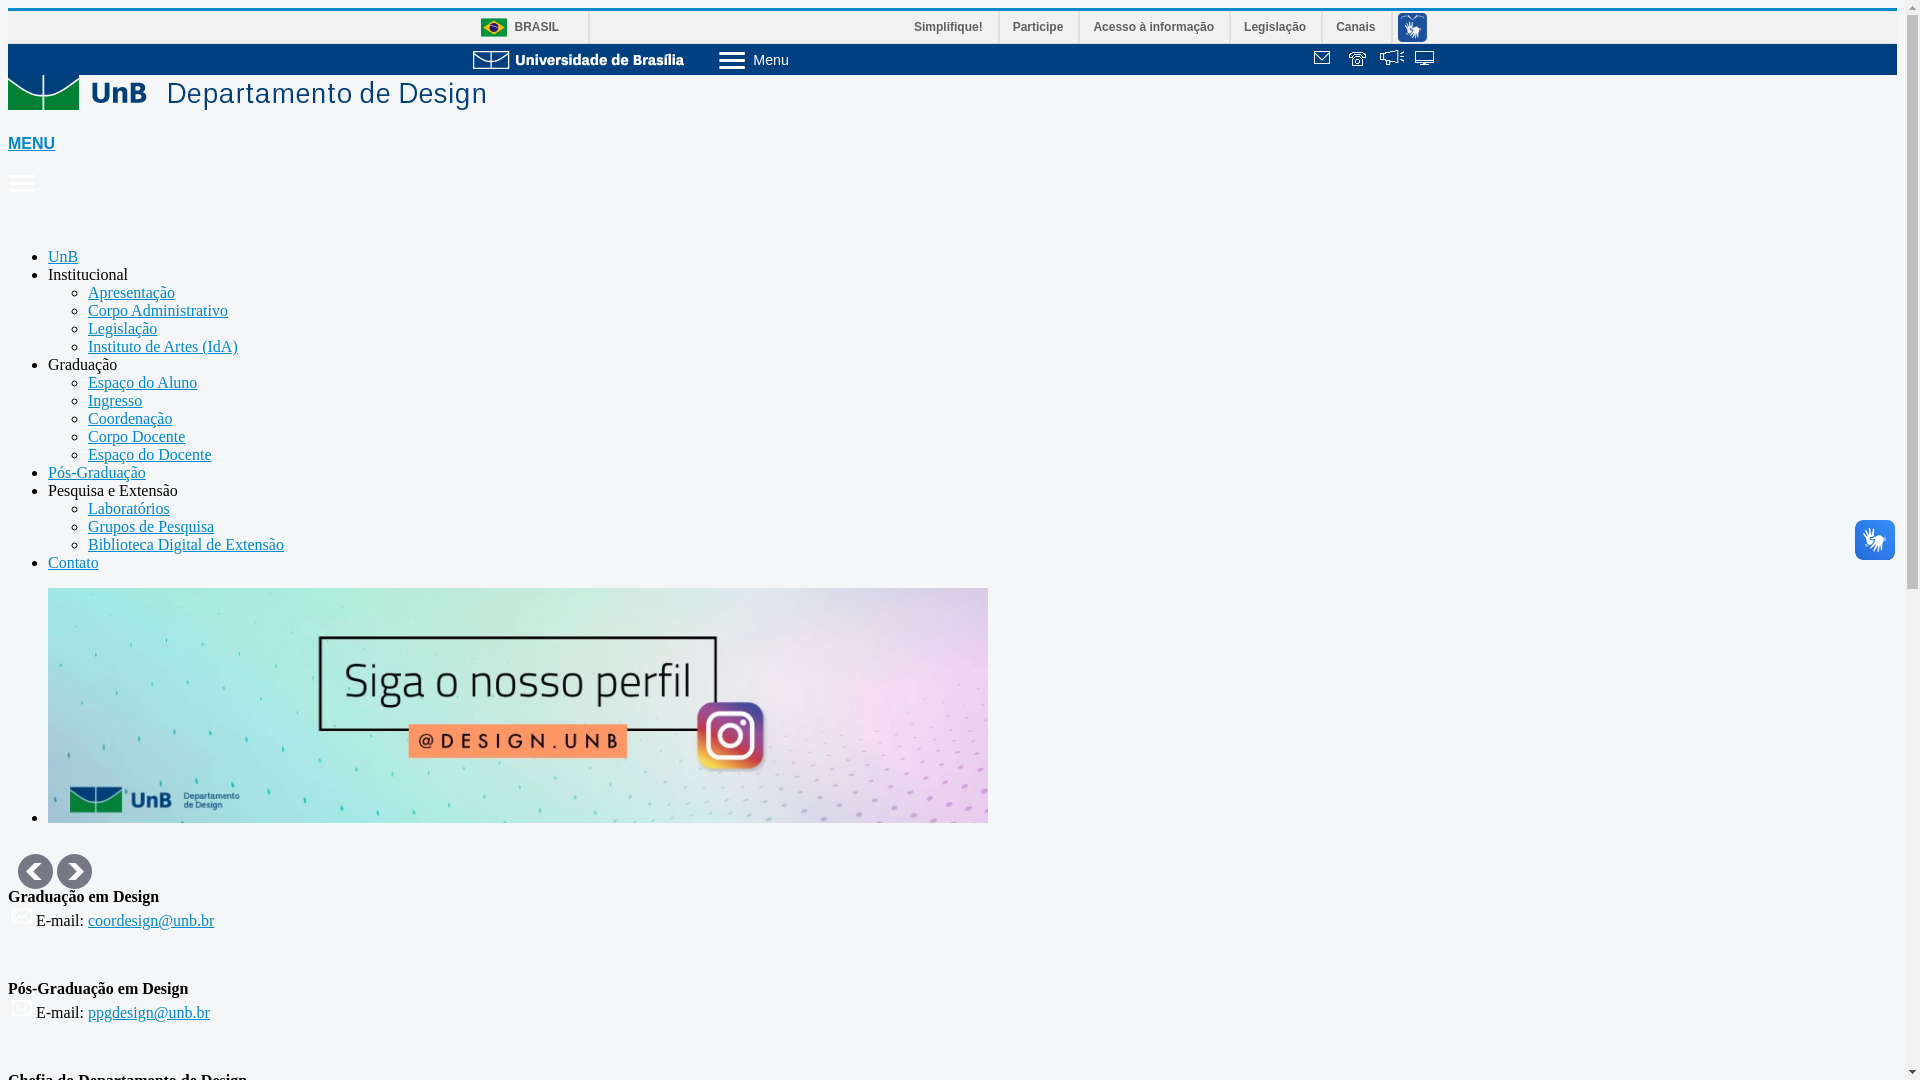  Describe the element at coordinates (805, 57) in the screenshot. I see `'Menu'` at that location.